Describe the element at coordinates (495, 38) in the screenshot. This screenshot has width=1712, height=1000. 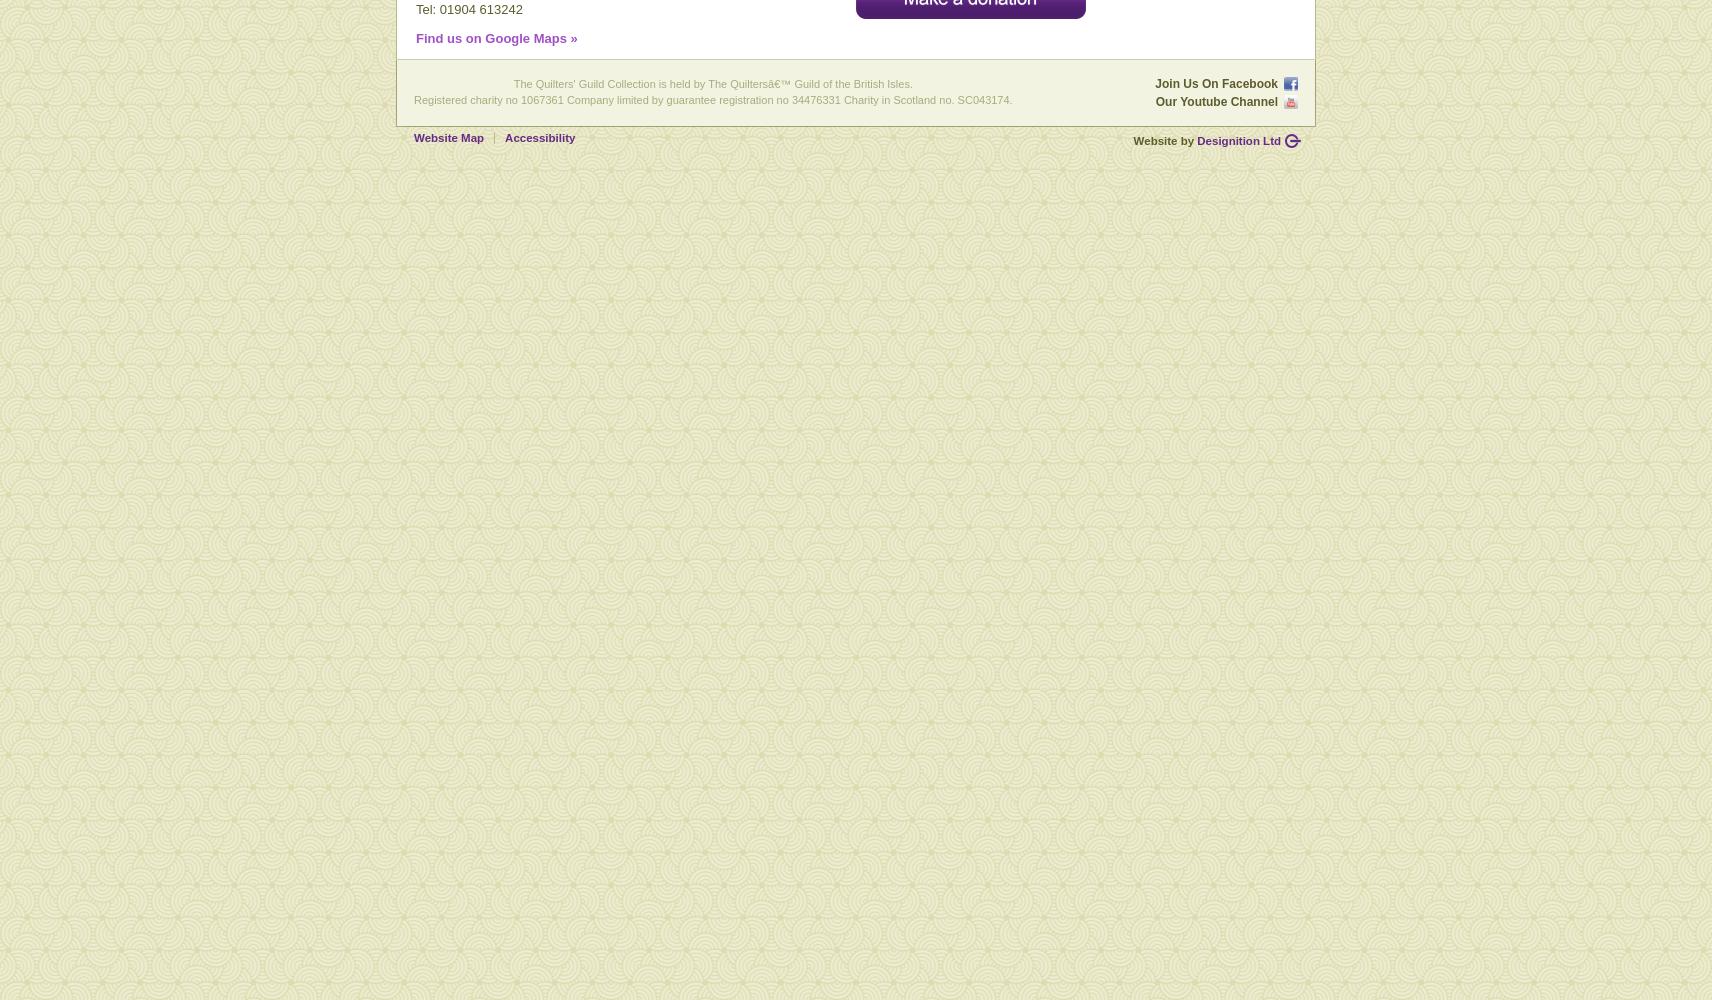
I see `'Find us on Google Maps »'` at that location.